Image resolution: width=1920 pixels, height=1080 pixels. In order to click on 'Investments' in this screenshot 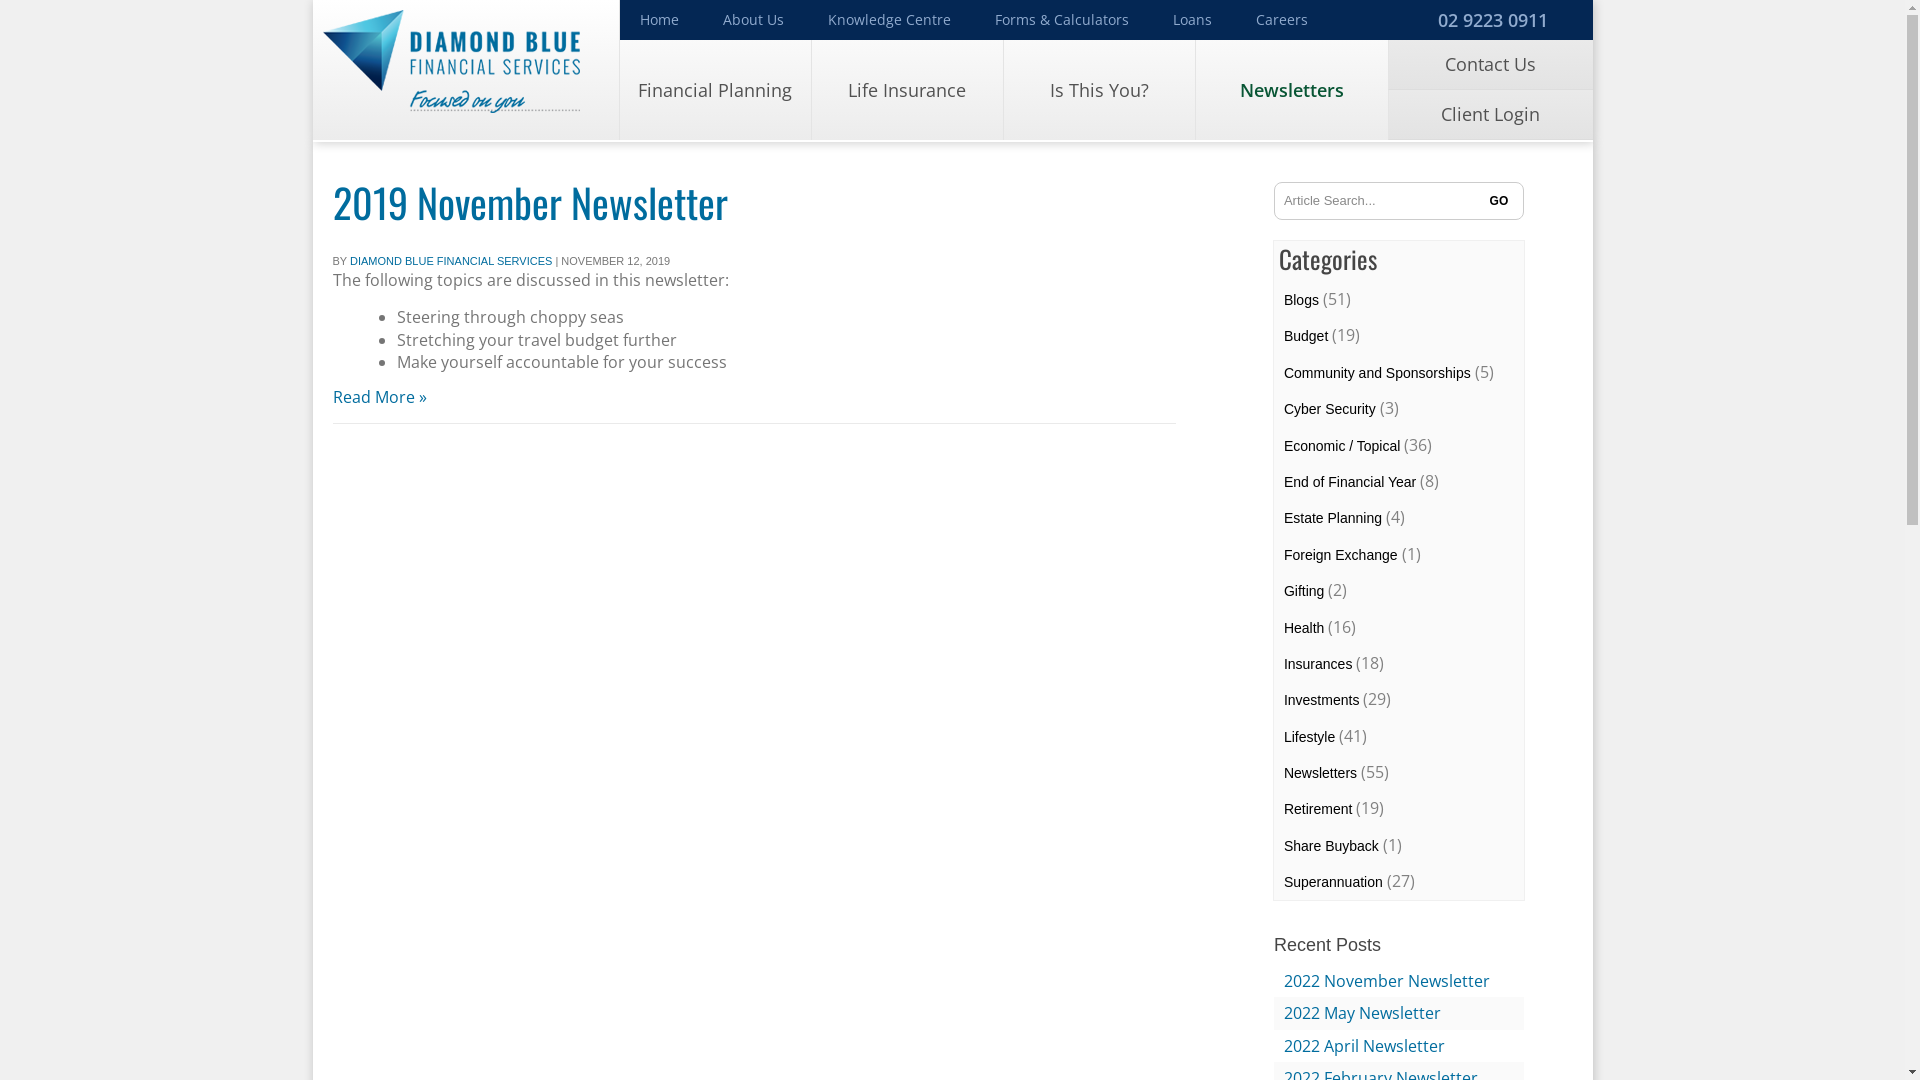, I will do `click(1321, 698)`.